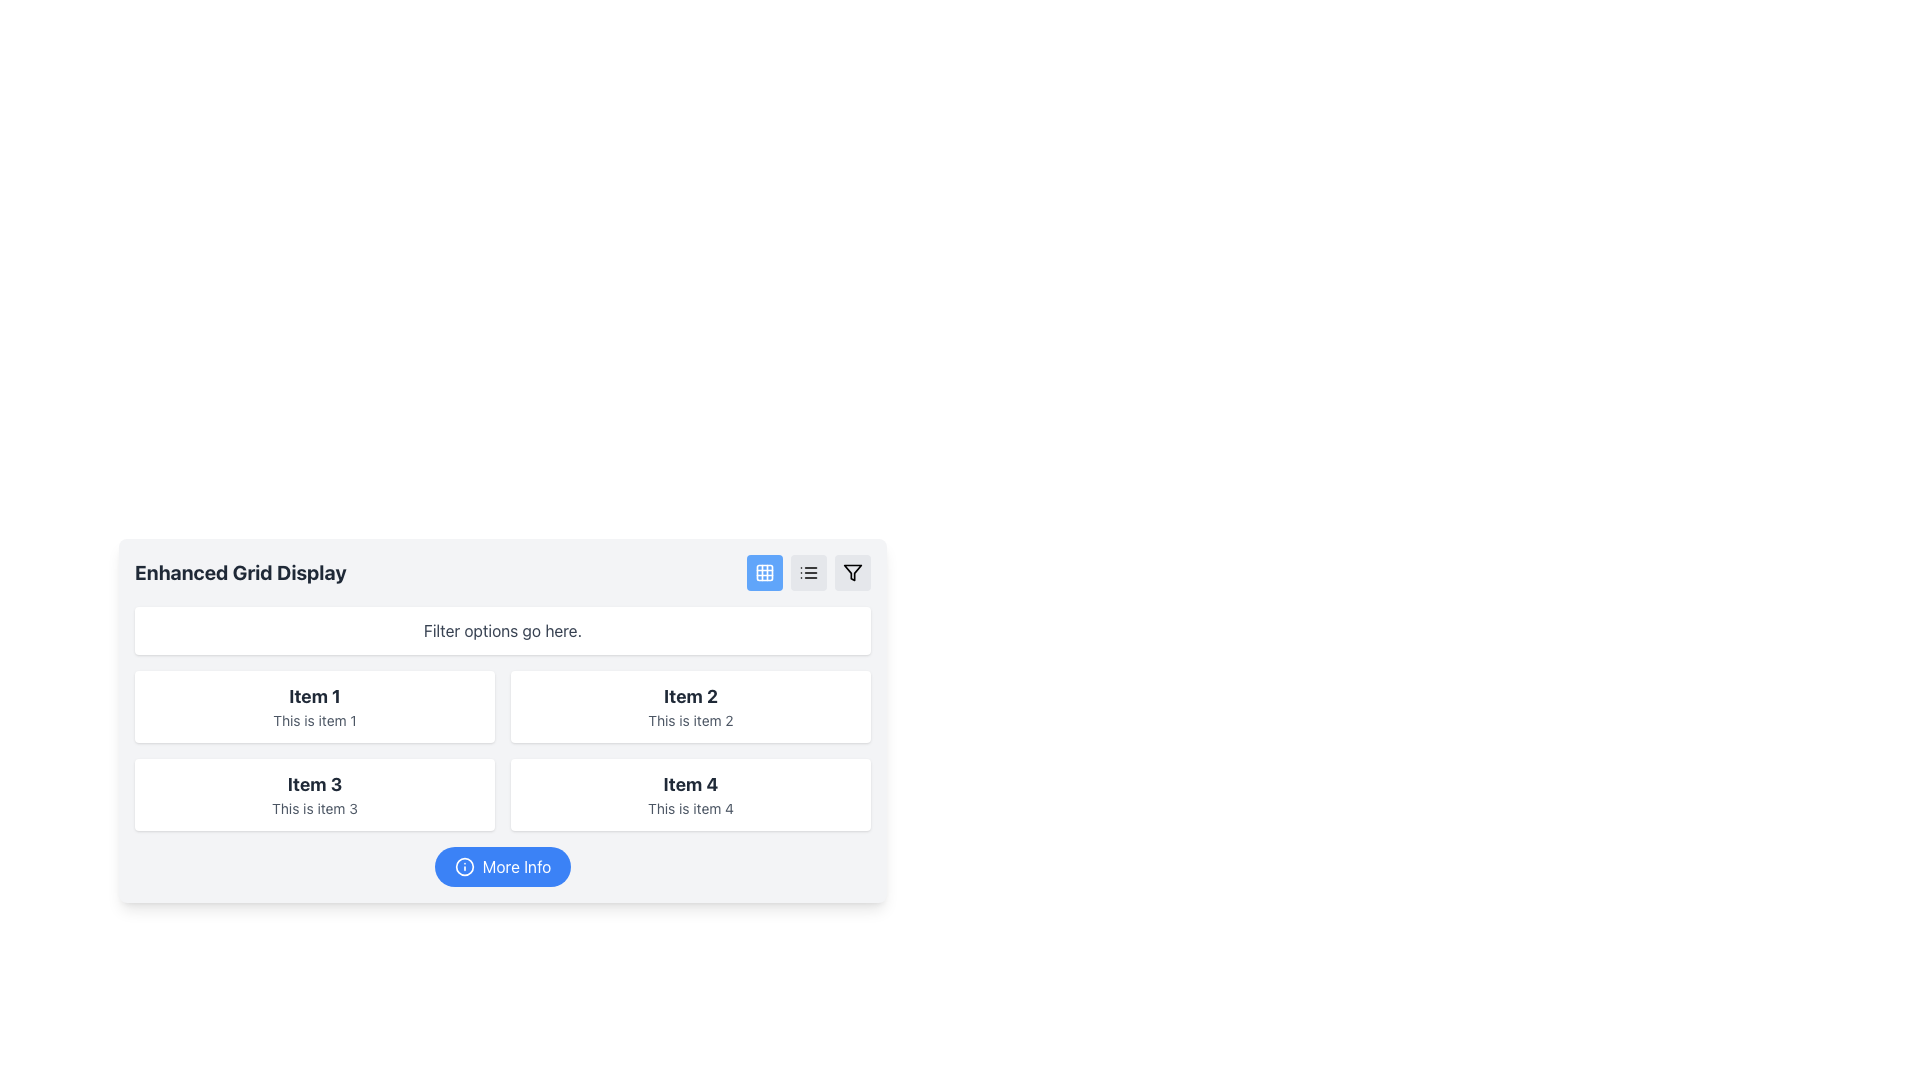  I want to click on the filter button located at the top-right corner of the panel, so click(853, 573).